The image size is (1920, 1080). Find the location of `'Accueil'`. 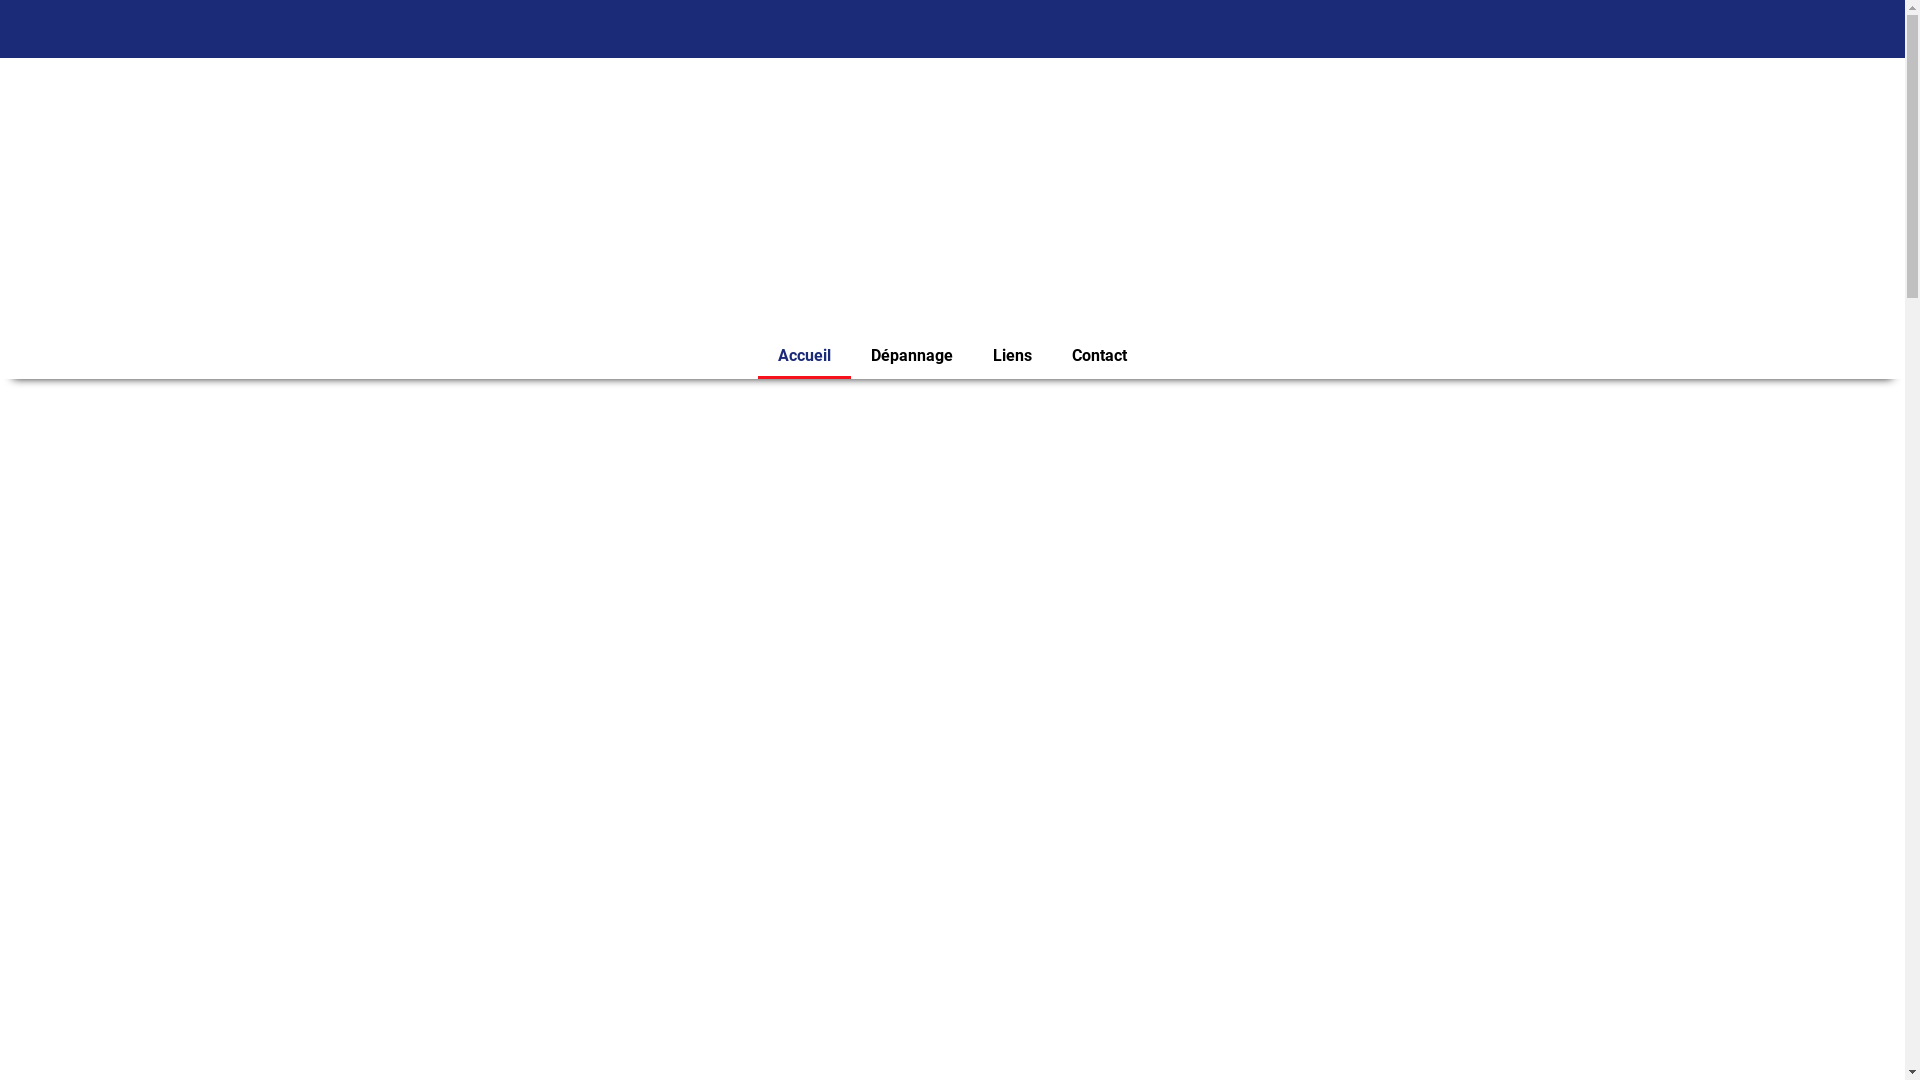

'Accueil' is located at coordinates (804, 354).